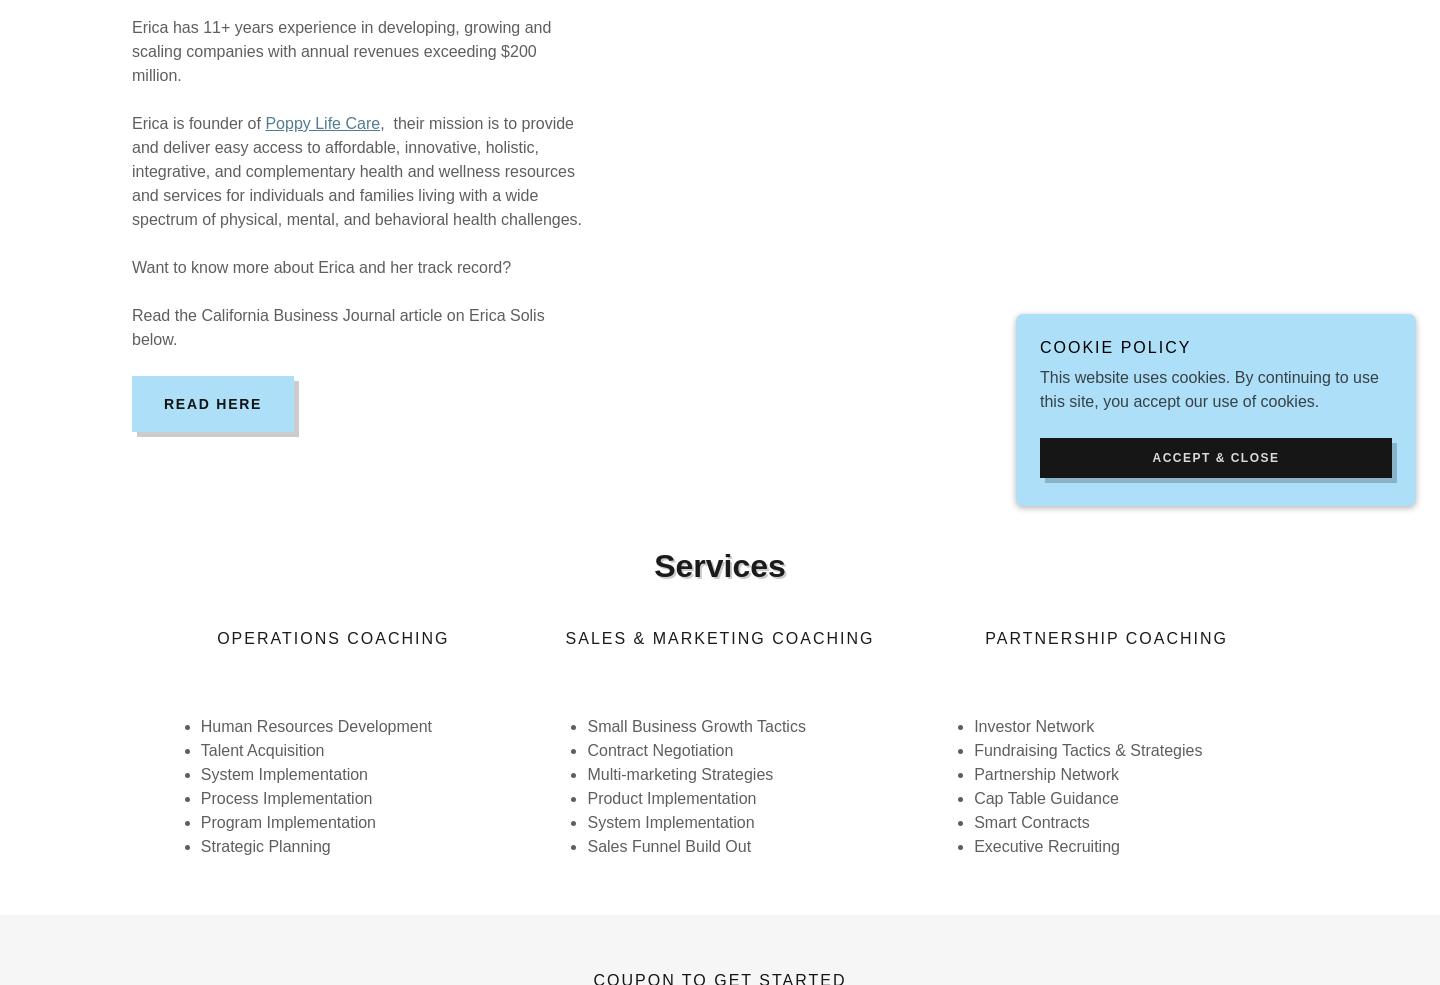 This screenshot has width=1440, height=985. Describe the element at coordinates (669, 845) in the screenshot. I see `'Sales Funnel Build Out'` at that location.